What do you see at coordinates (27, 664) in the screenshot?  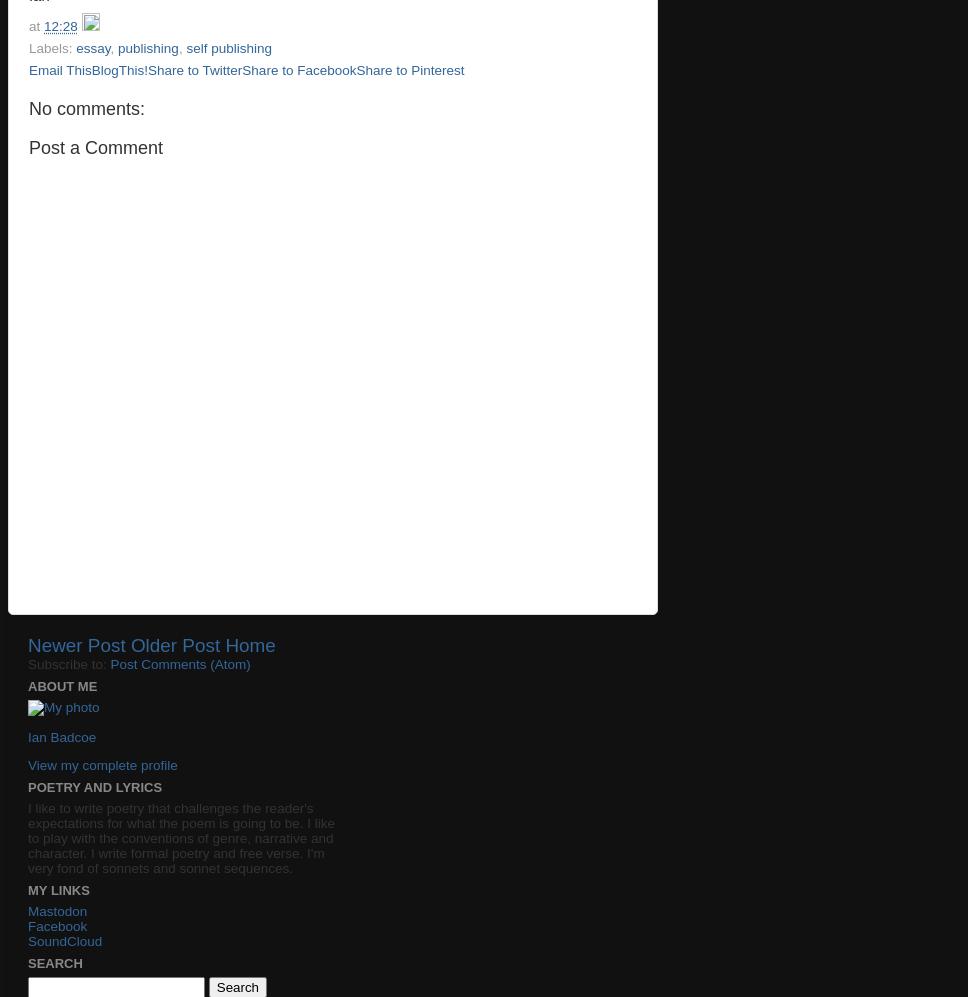 I see `'Subscribe to:'` at bounding box center [27, 664].